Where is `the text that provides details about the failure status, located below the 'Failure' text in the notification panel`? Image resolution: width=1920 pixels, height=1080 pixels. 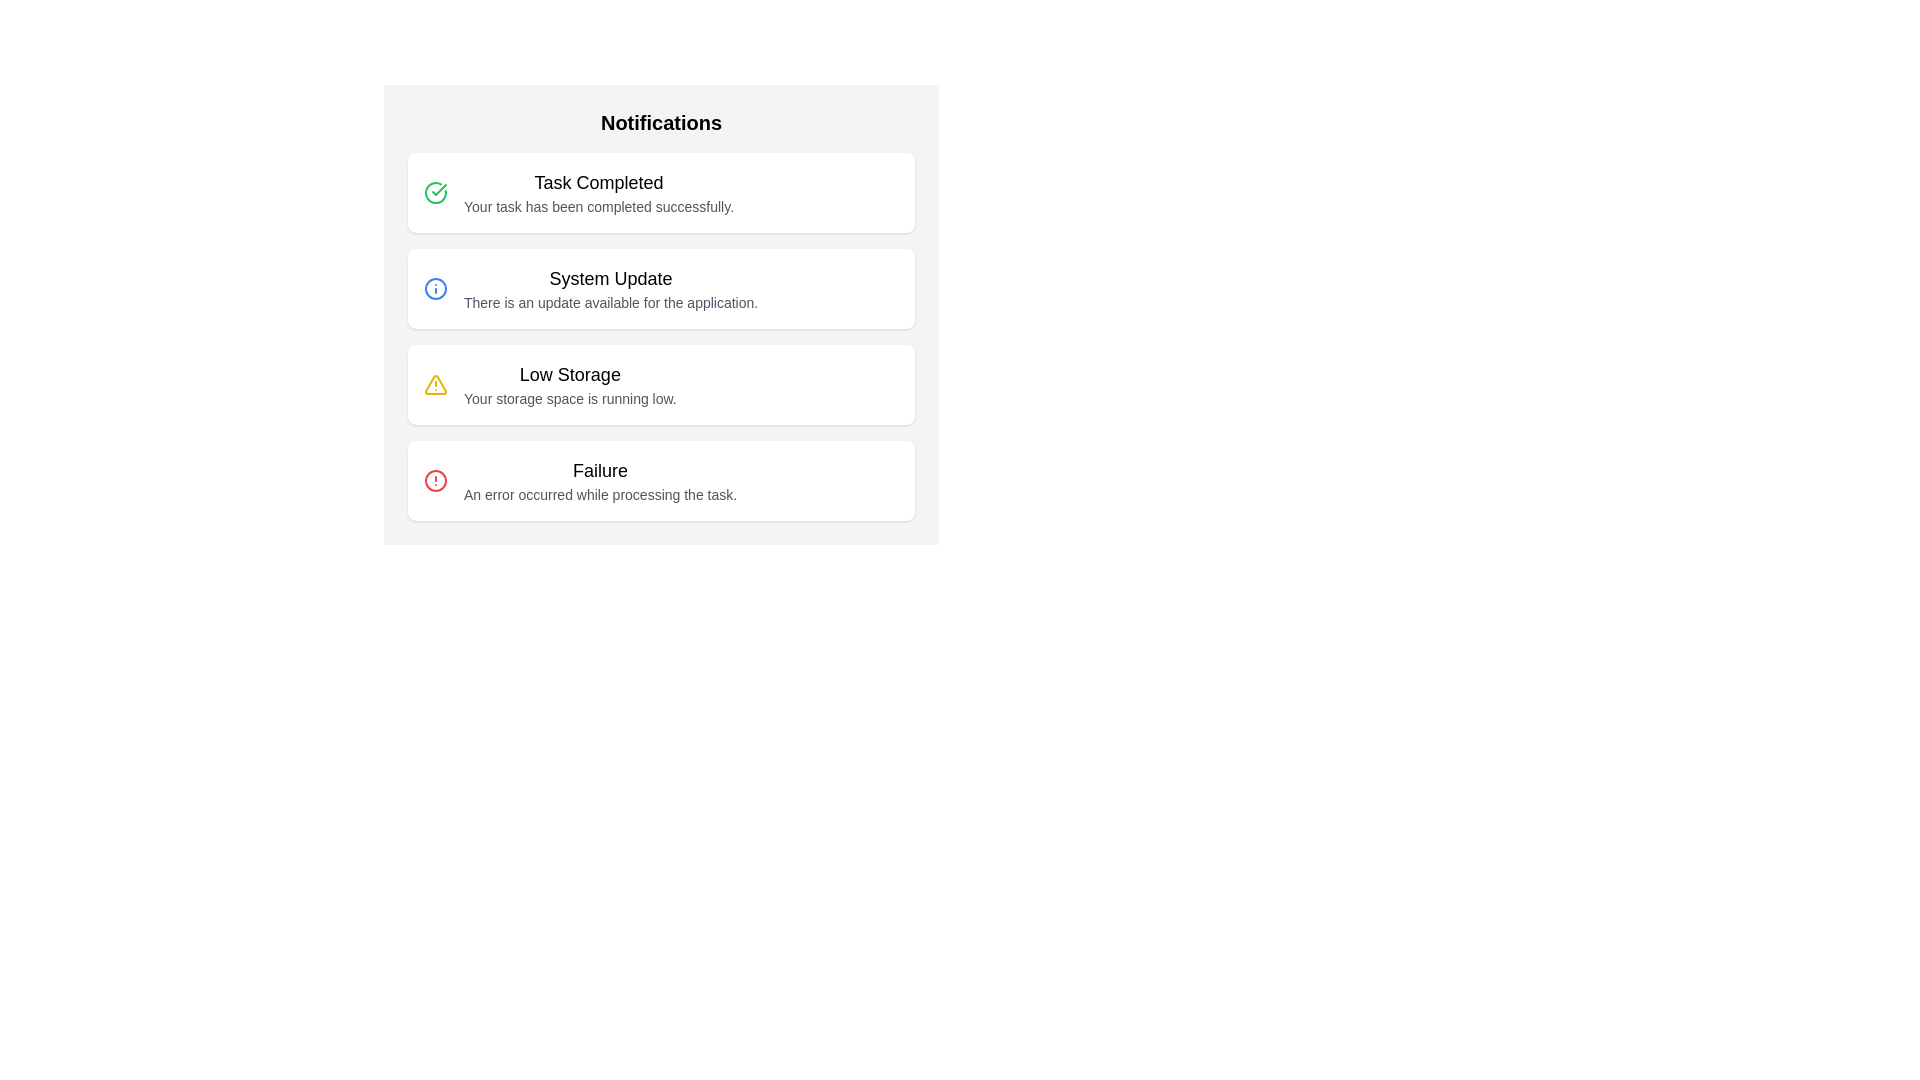
the text that provides details about the failure status, located below the 'Failure' text in the notification panel is located at coordinates (599, 494).